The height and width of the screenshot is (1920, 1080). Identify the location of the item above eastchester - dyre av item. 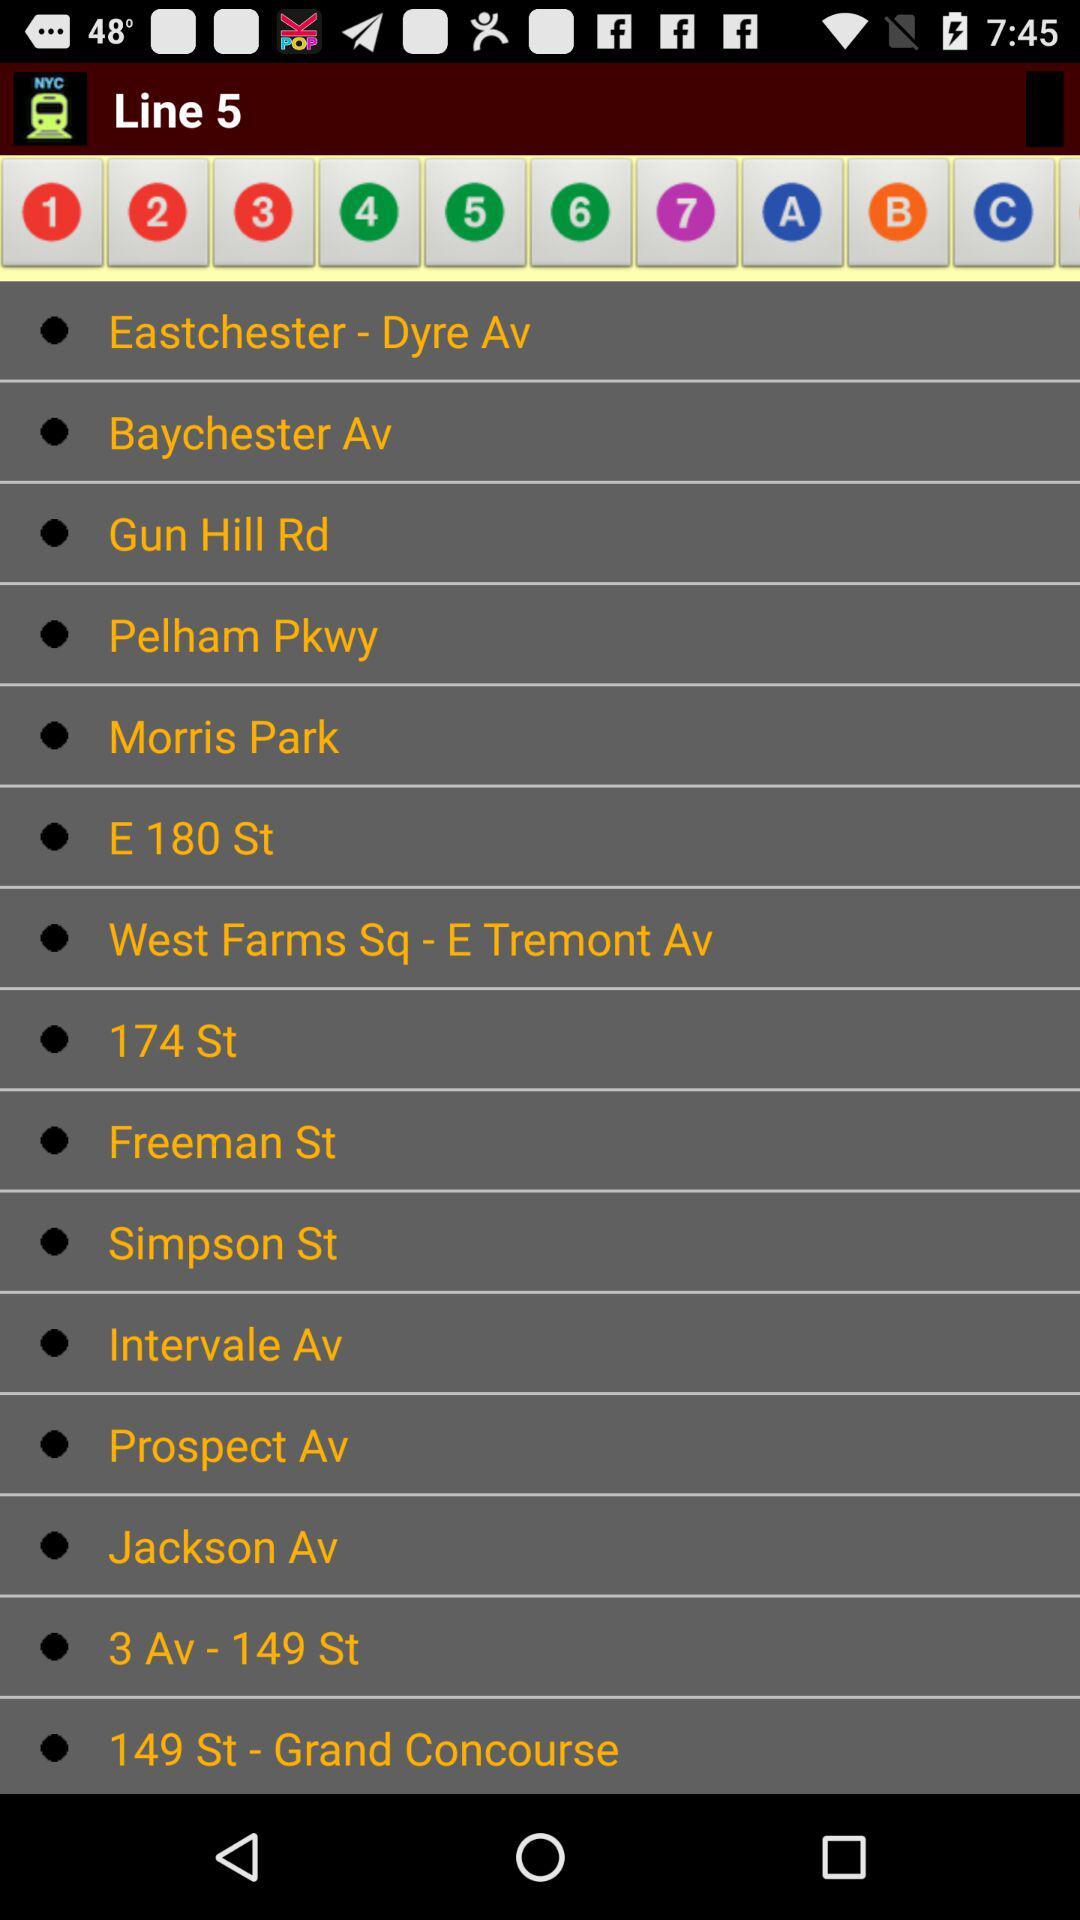
(475, 218).